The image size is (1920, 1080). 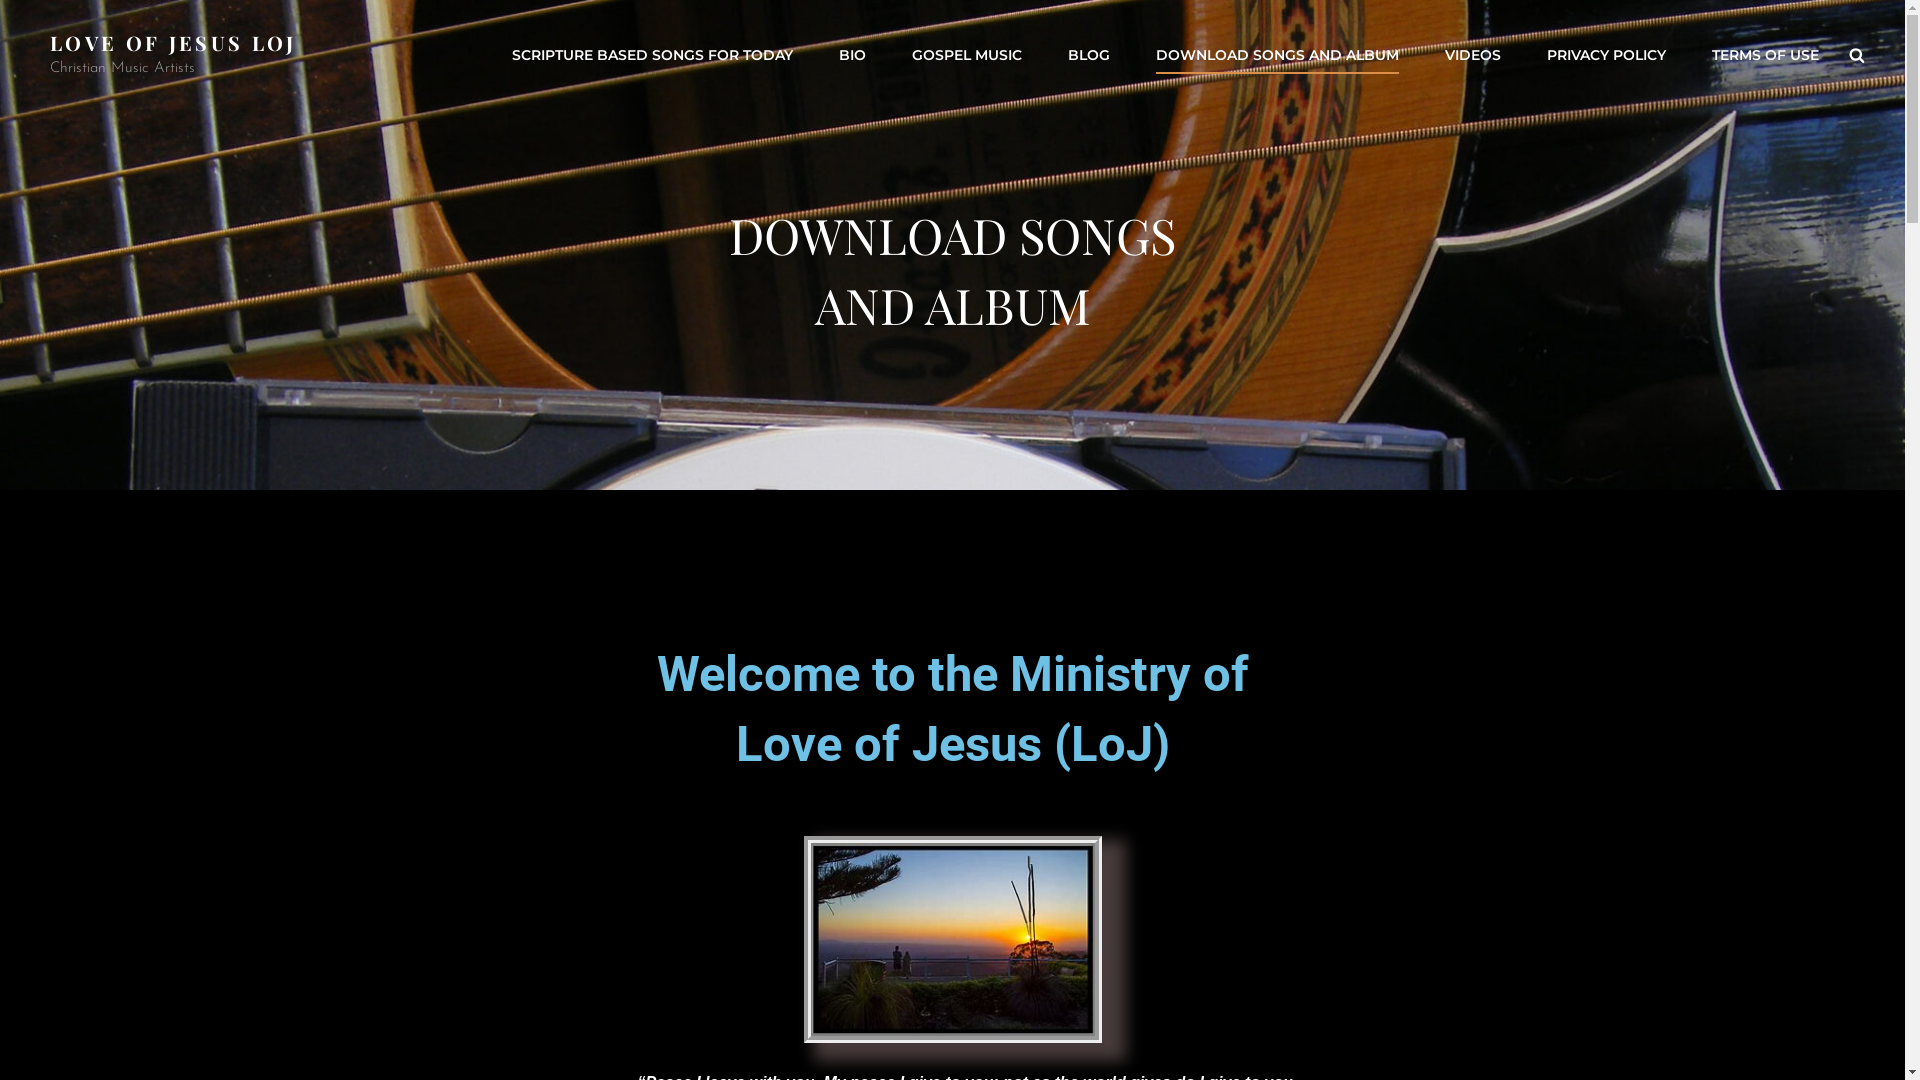 What do you see at coordinates (1276, 53) in the screenshot?
I see `'DOWNLOAD SONGS AND ALBUM'` at bounding box center [1276, 53].